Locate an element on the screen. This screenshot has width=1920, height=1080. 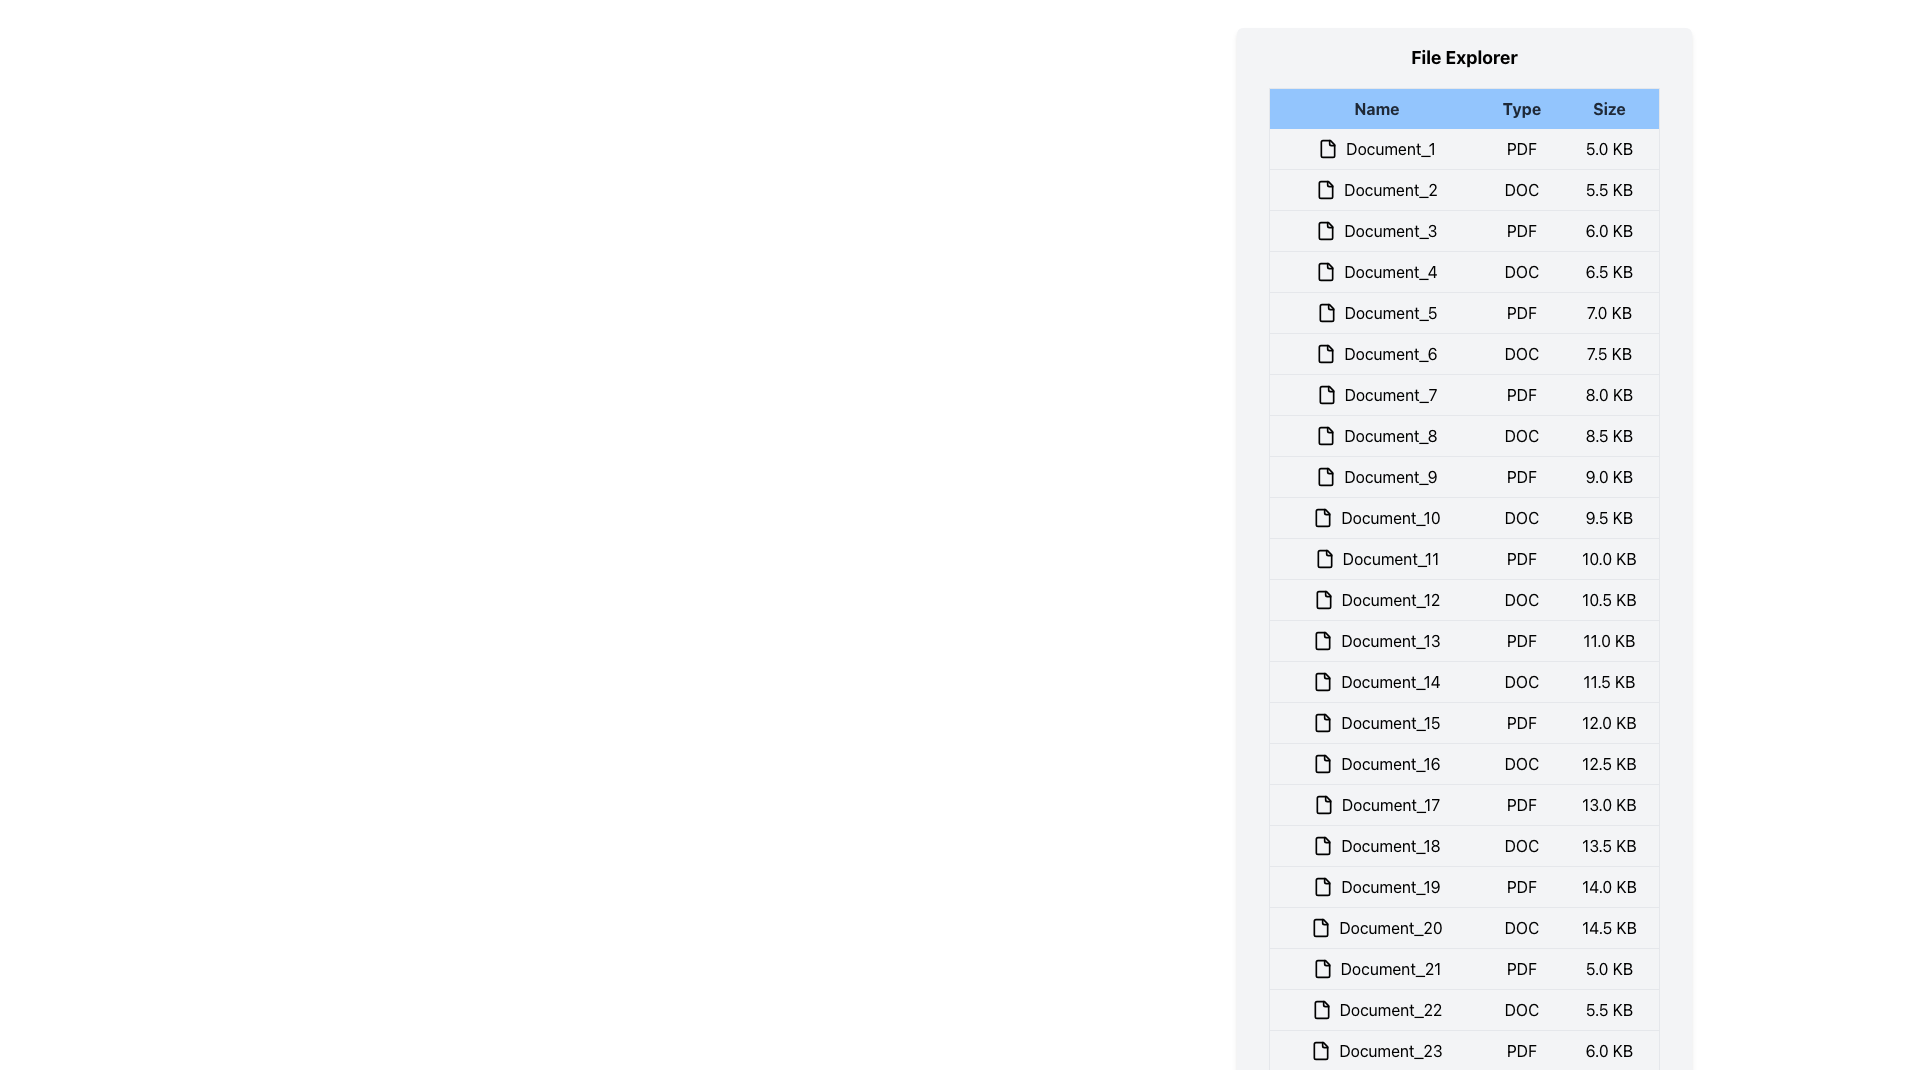
the file type icon representing 'Document_1', located at the leftmost section of the first row in the file explorer interface is located at coordinates (1328, 148).